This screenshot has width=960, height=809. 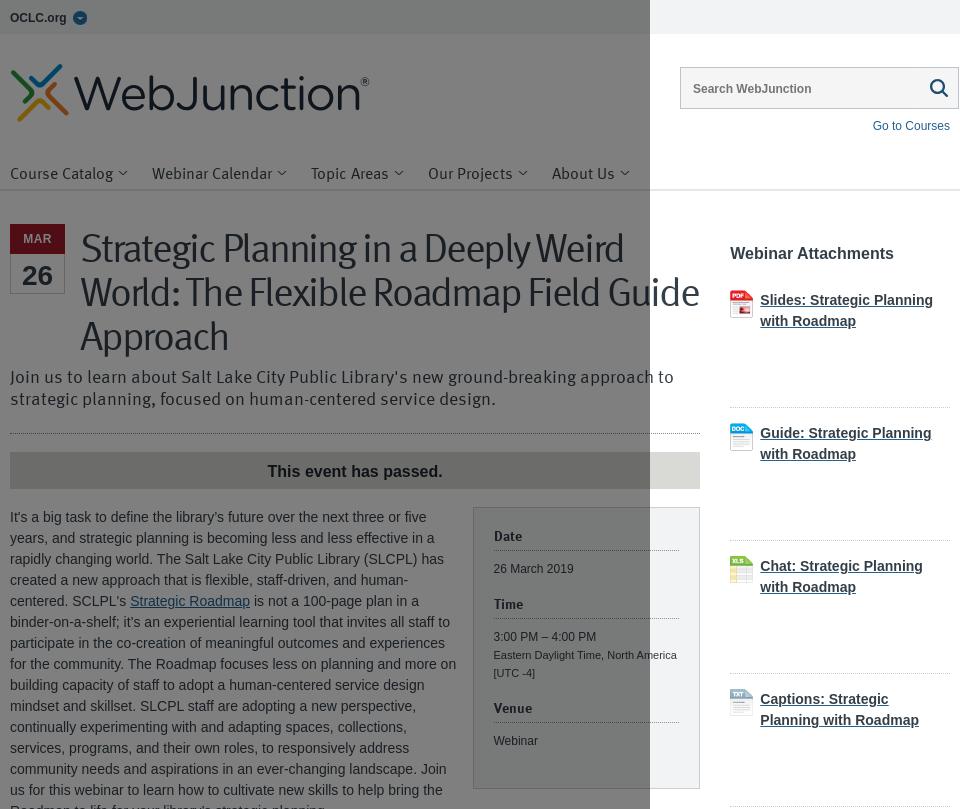 I want to click on 'Captions: Strategic Planning with Roadmap', so click(x=839, y=708).